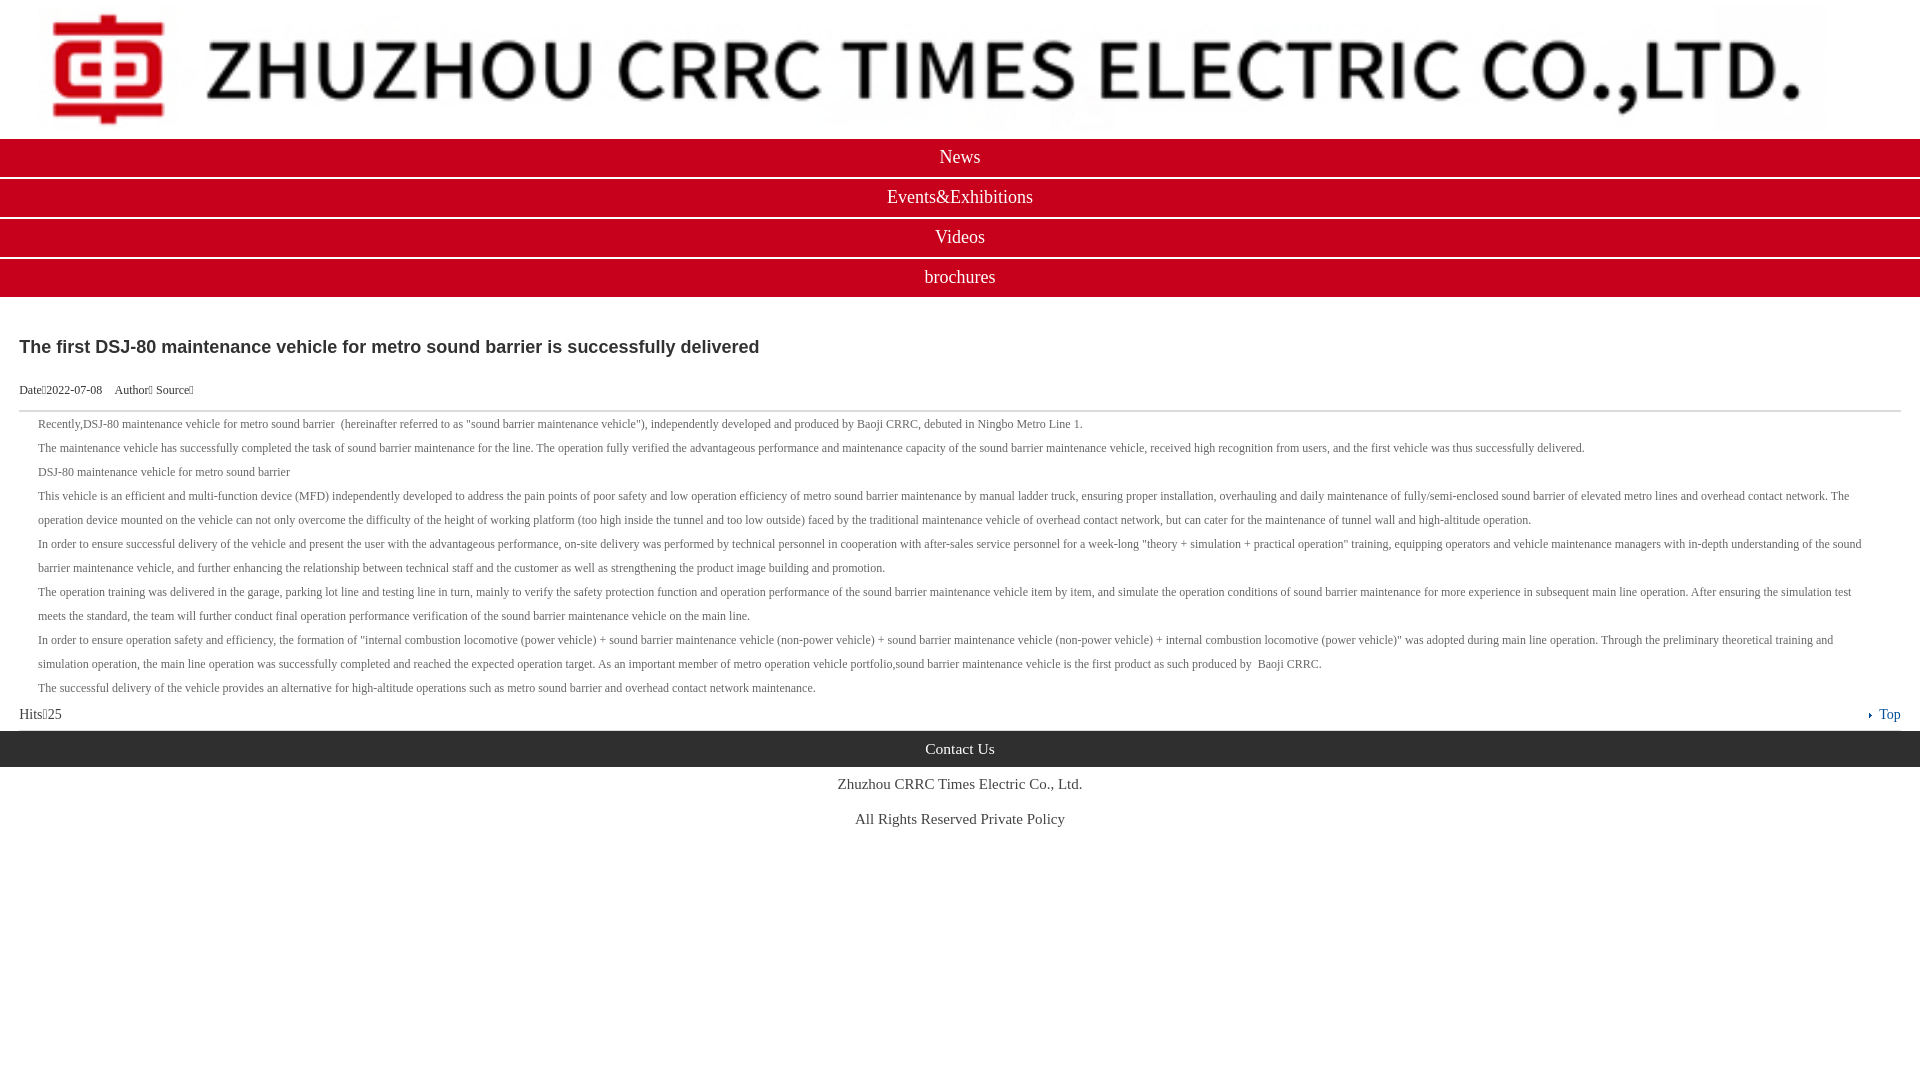 This screenshot has height=1080, width=1920. What do you see at coordinates (960, 196) in the screenshot?
I see `'Events&Exhibitions'` at bounding box center [960, 196].